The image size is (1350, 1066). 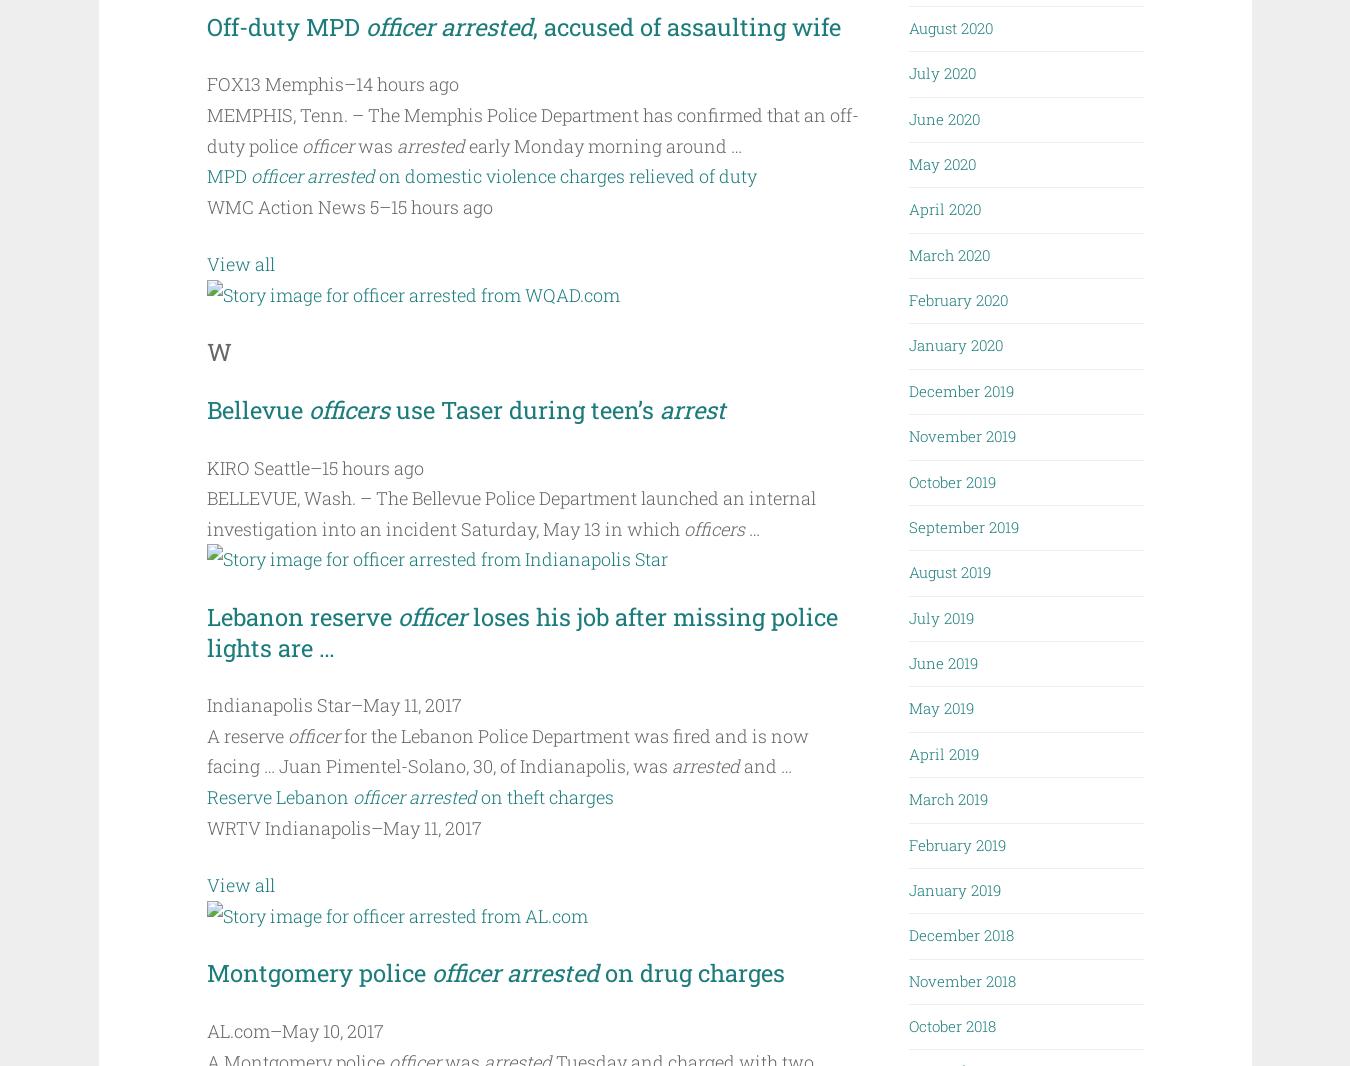 I want to click on 'use Taser during teen’s', so click(x=526, y=409).